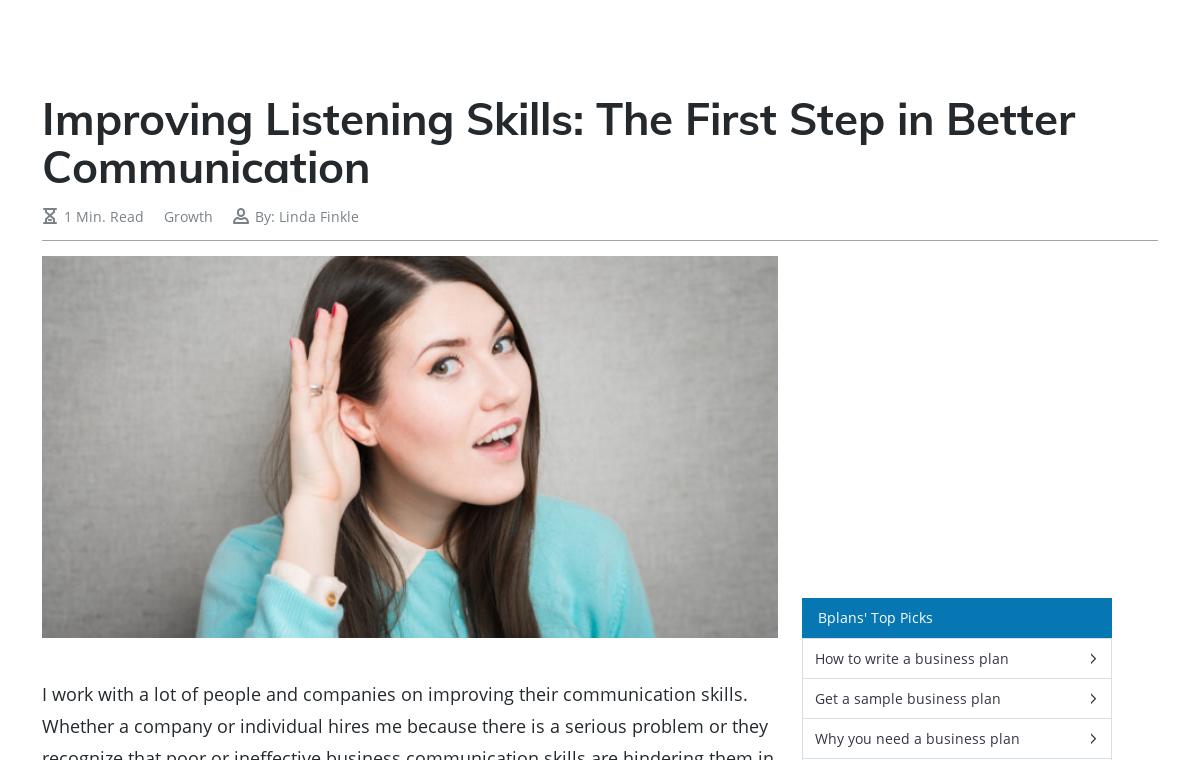  Describe the element at coordinates (260, 636) in the screenshot. I see `'Start for $20/mo'` at that location.